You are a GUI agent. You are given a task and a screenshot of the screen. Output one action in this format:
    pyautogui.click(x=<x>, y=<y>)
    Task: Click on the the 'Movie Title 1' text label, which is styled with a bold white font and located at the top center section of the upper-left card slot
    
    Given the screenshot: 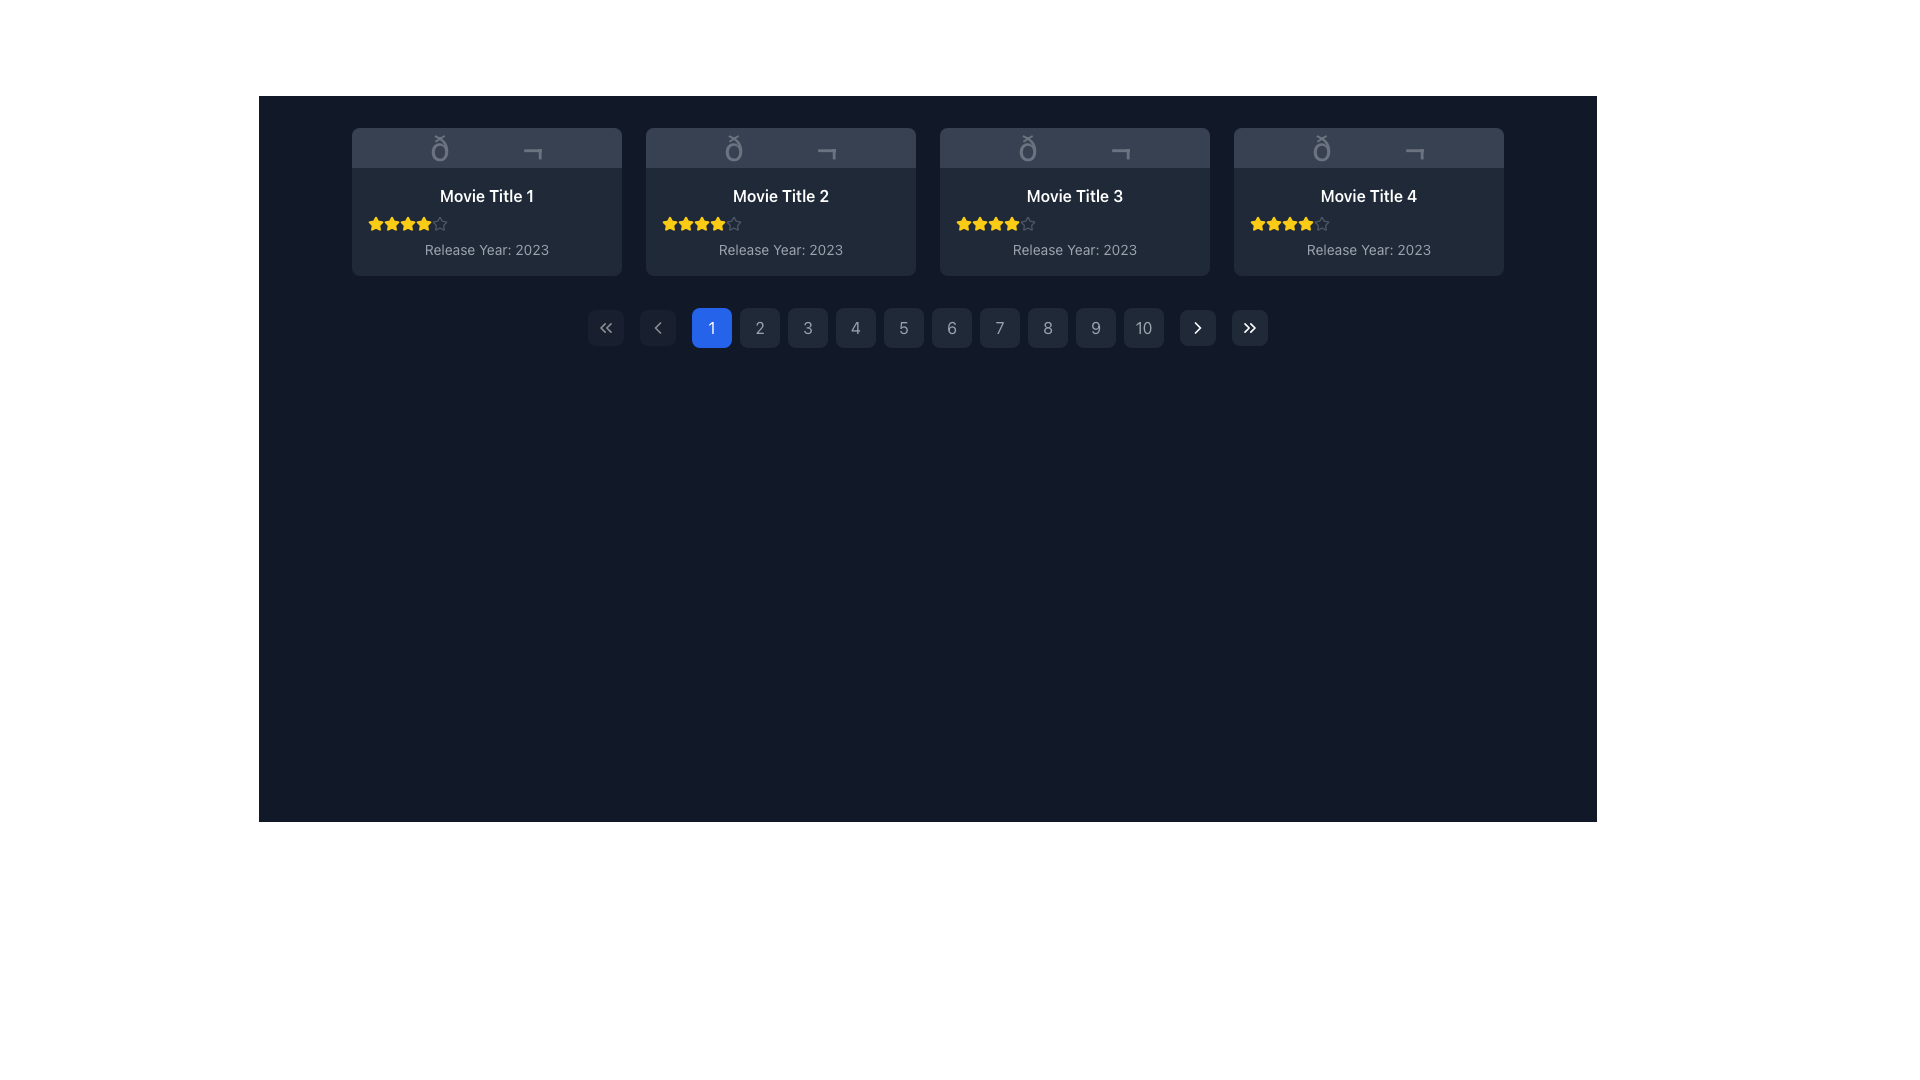 What is the action you would take?
    pyautogui.click(x=486, y=196)
    